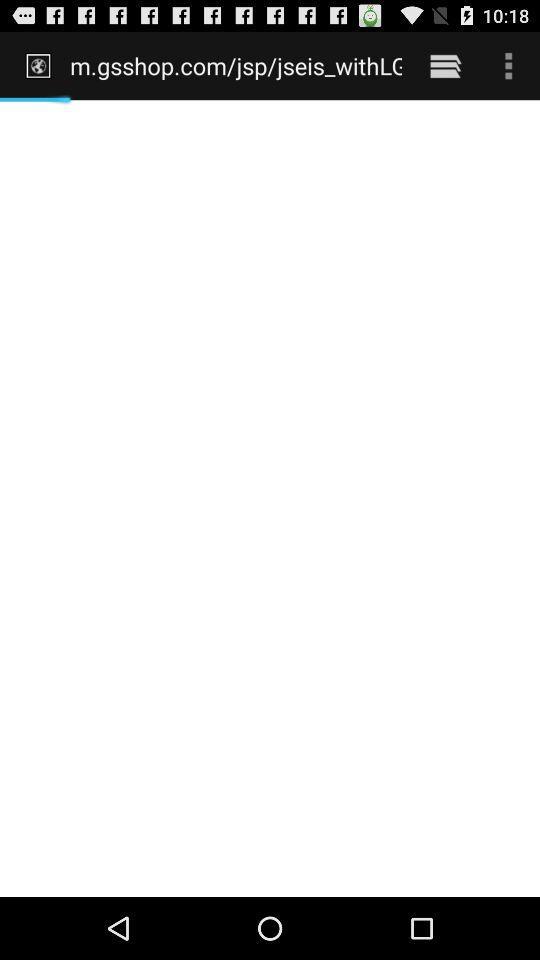  What do you see at coordinates (270, 497) in the screenshot?
I see `item at the center` at bounding box center [270, 497].